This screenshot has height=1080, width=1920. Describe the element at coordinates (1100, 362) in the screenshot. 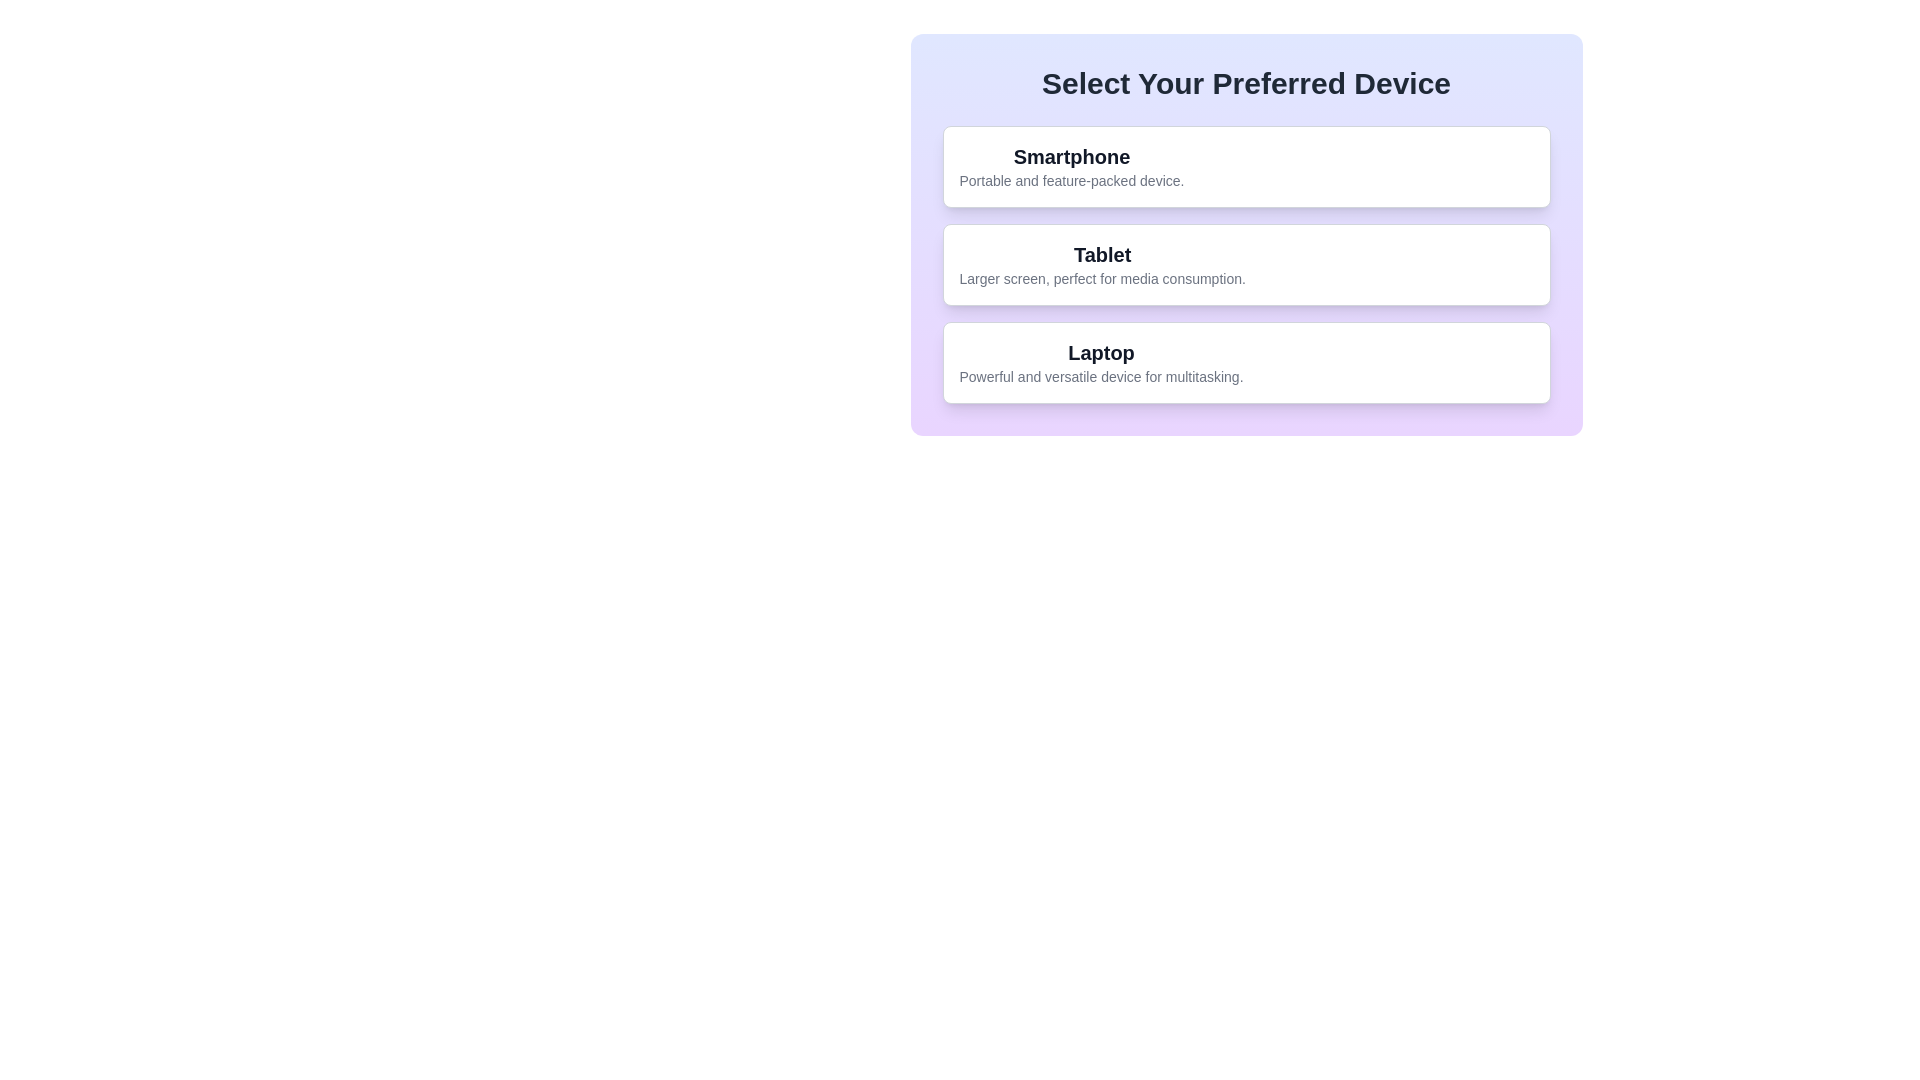

I see `descriptive text in the 'Laptop' device label, which is the last entry in the vertical list of options including 'Smartphone' and 'Tablet.'` at that location.